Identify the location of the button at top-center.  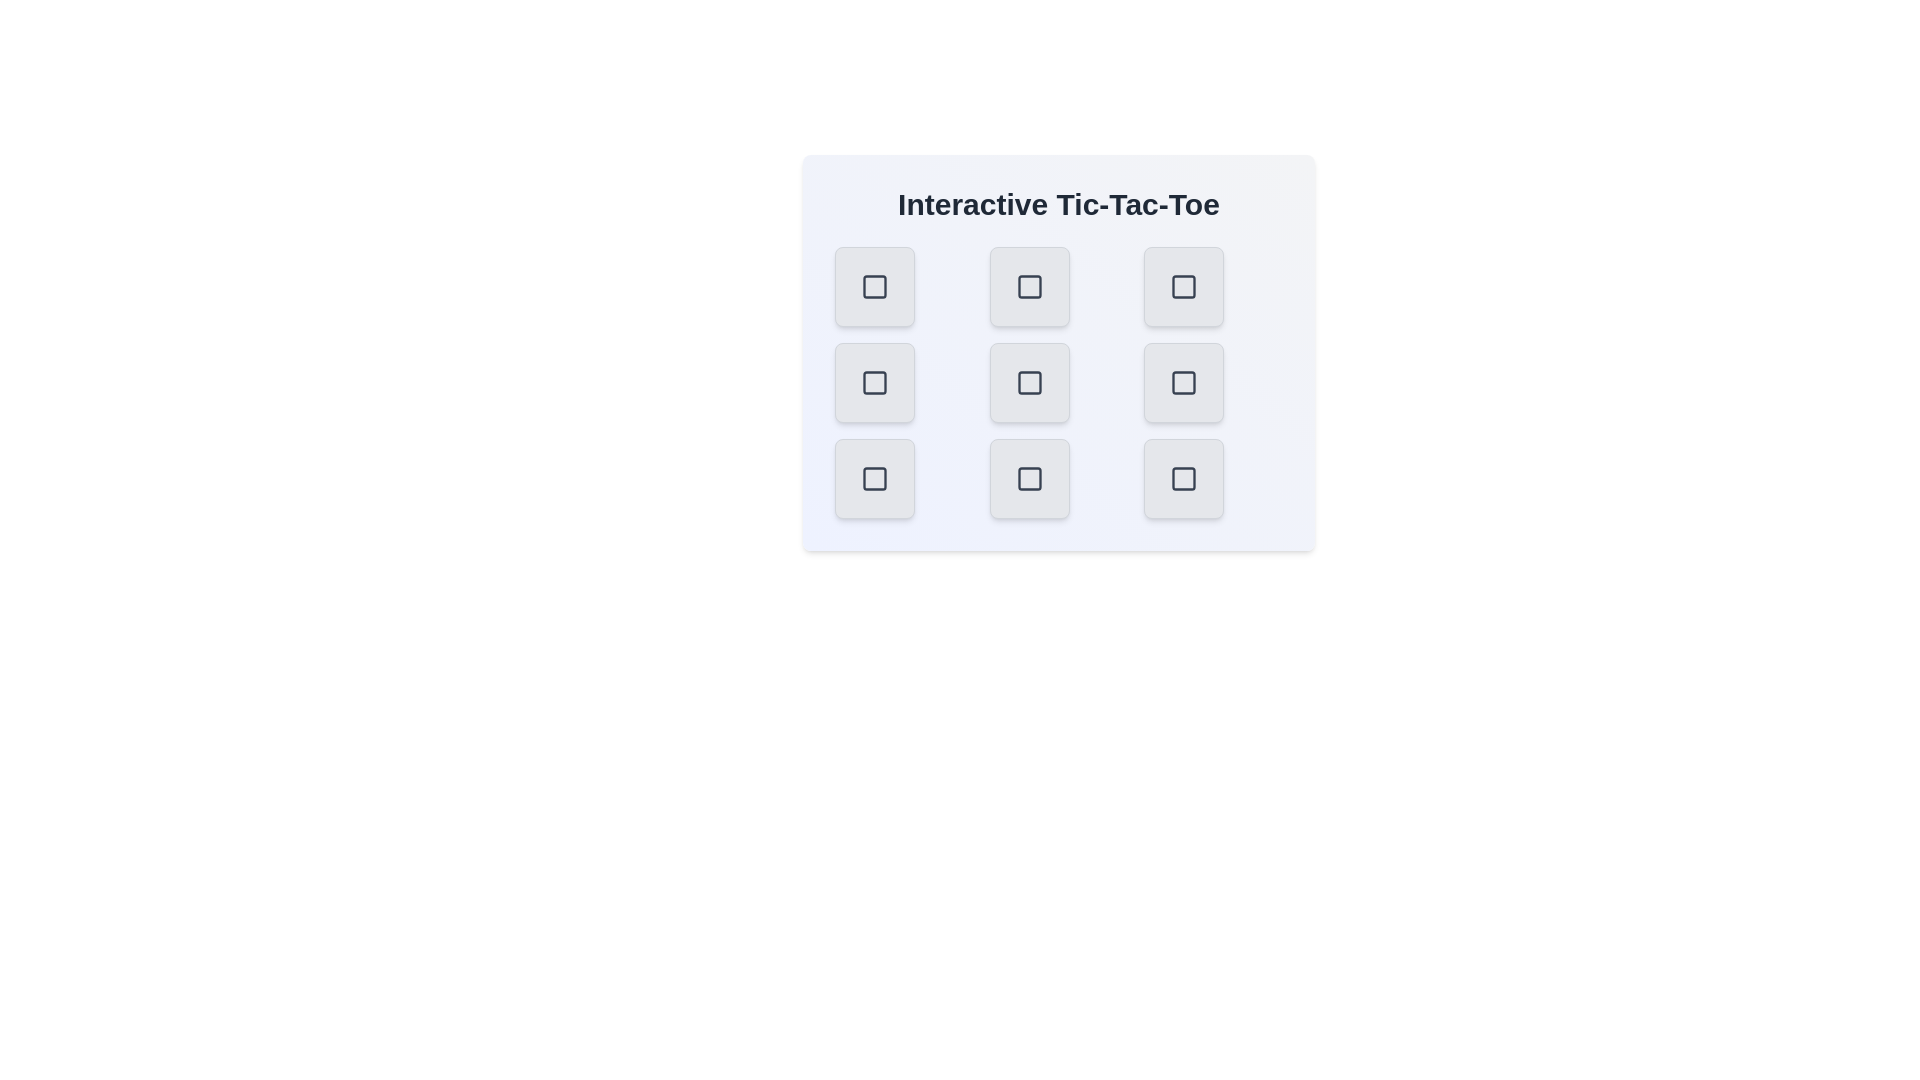
(1029, 286).